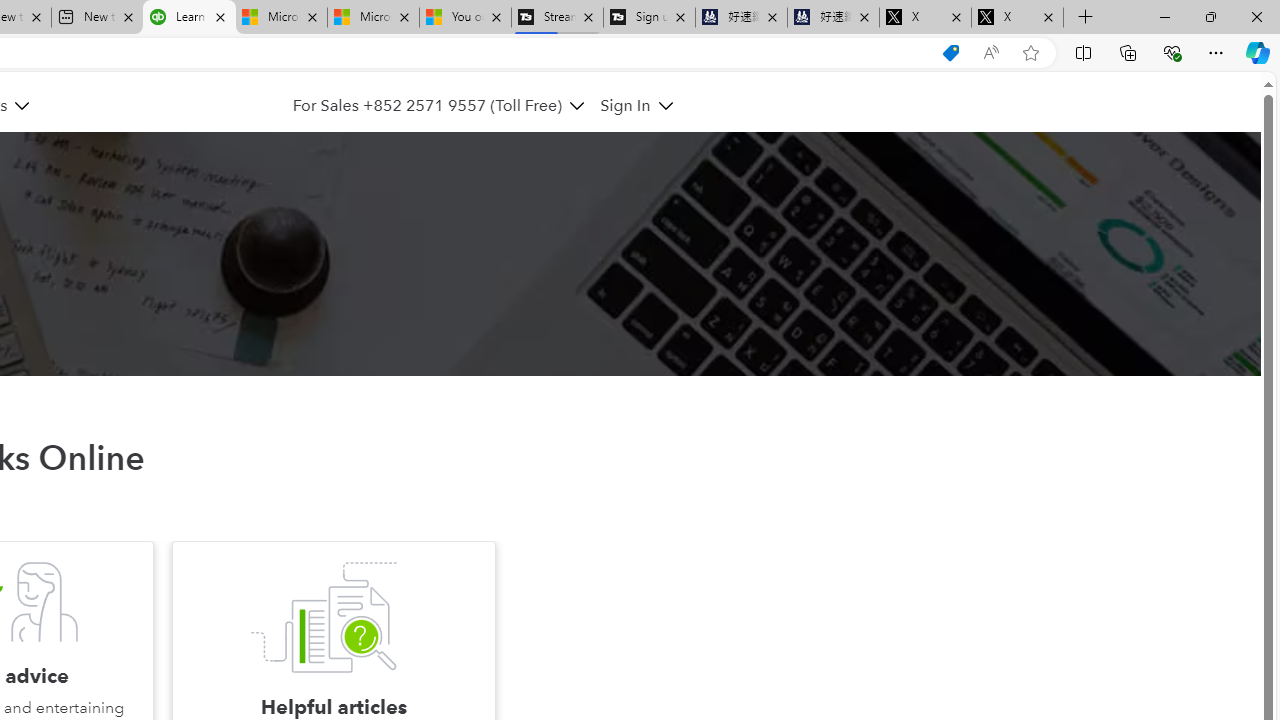 This screenshot has width=1280, height=720. What do you see at coordinates (323, 616) in the screenshot?
I see `'Helpful articles'` at bounding box center [323, 616].